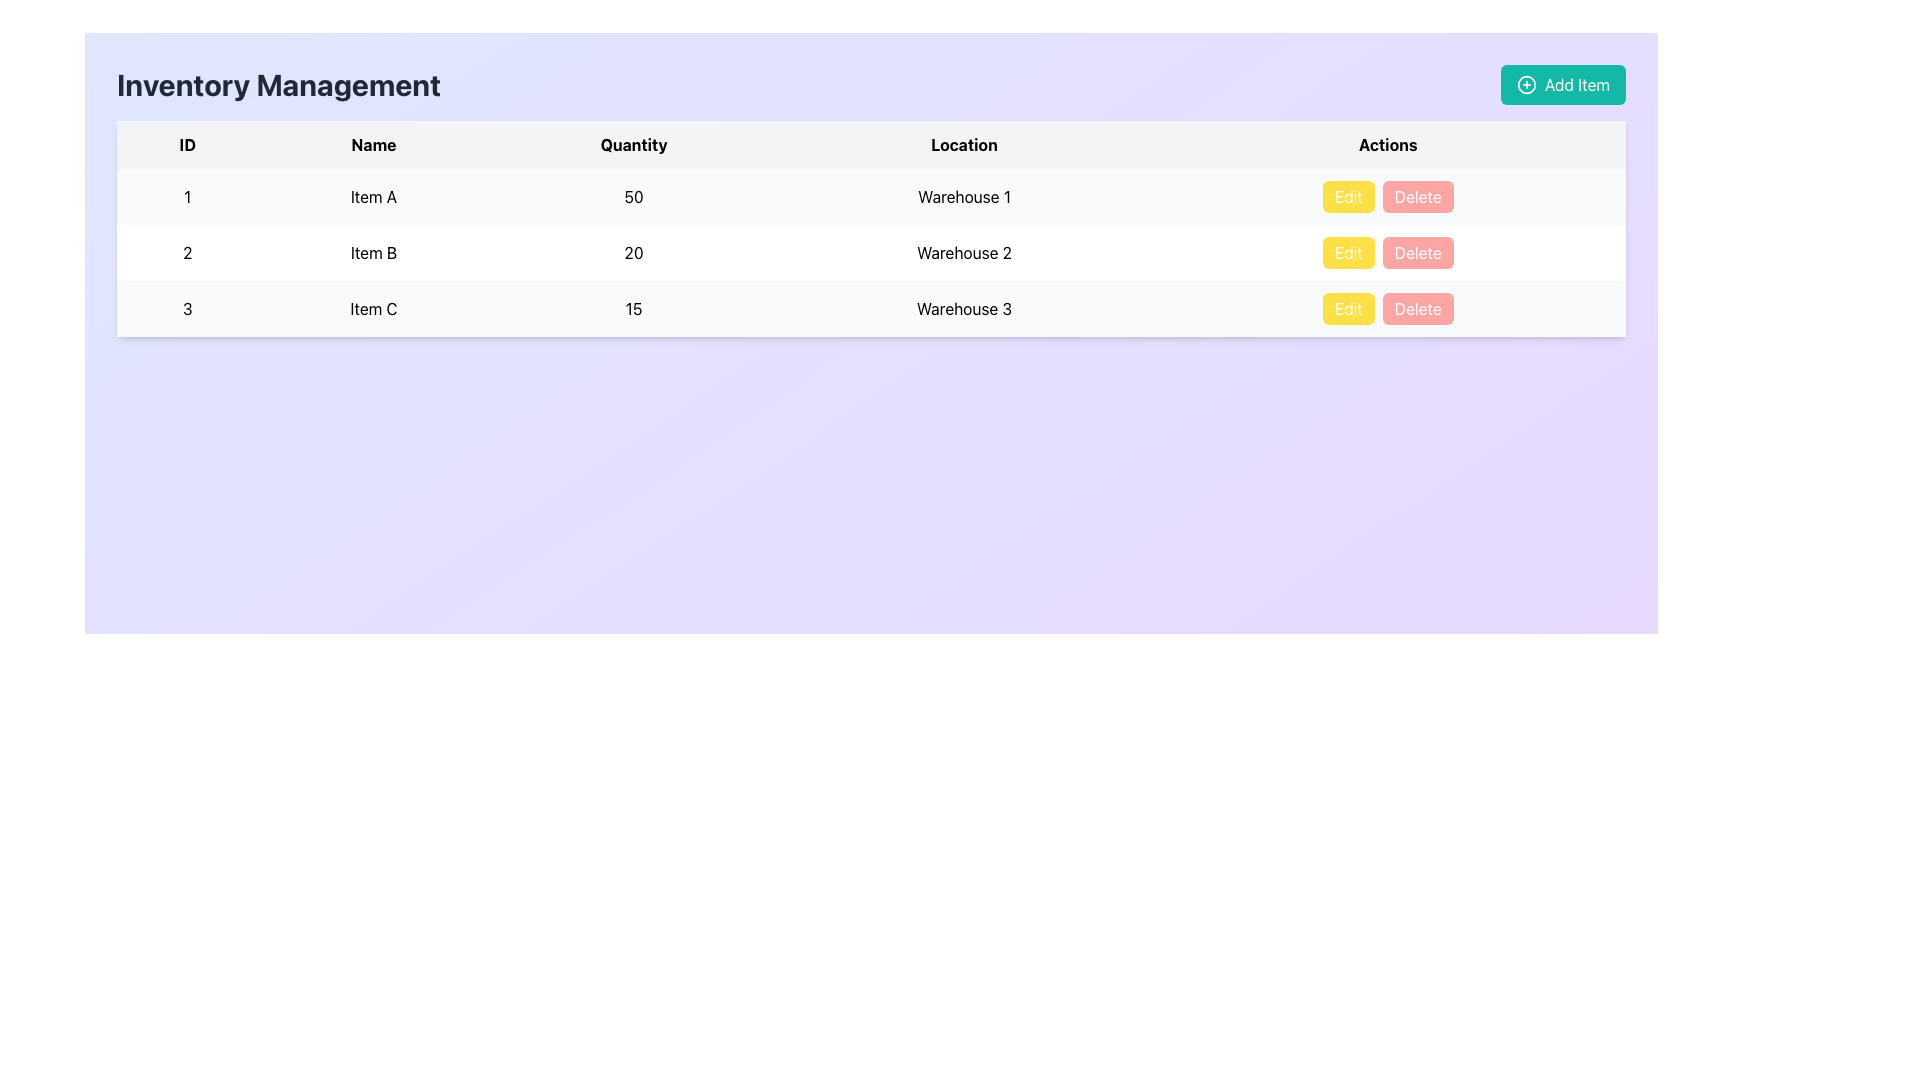  What do you see at coordinates (632, 144) in the screenshot?
I see `the third header text label that indicates quantities of items in the table, located between the 'Name' and 'Location' headers` at bounding box center [632, 144].